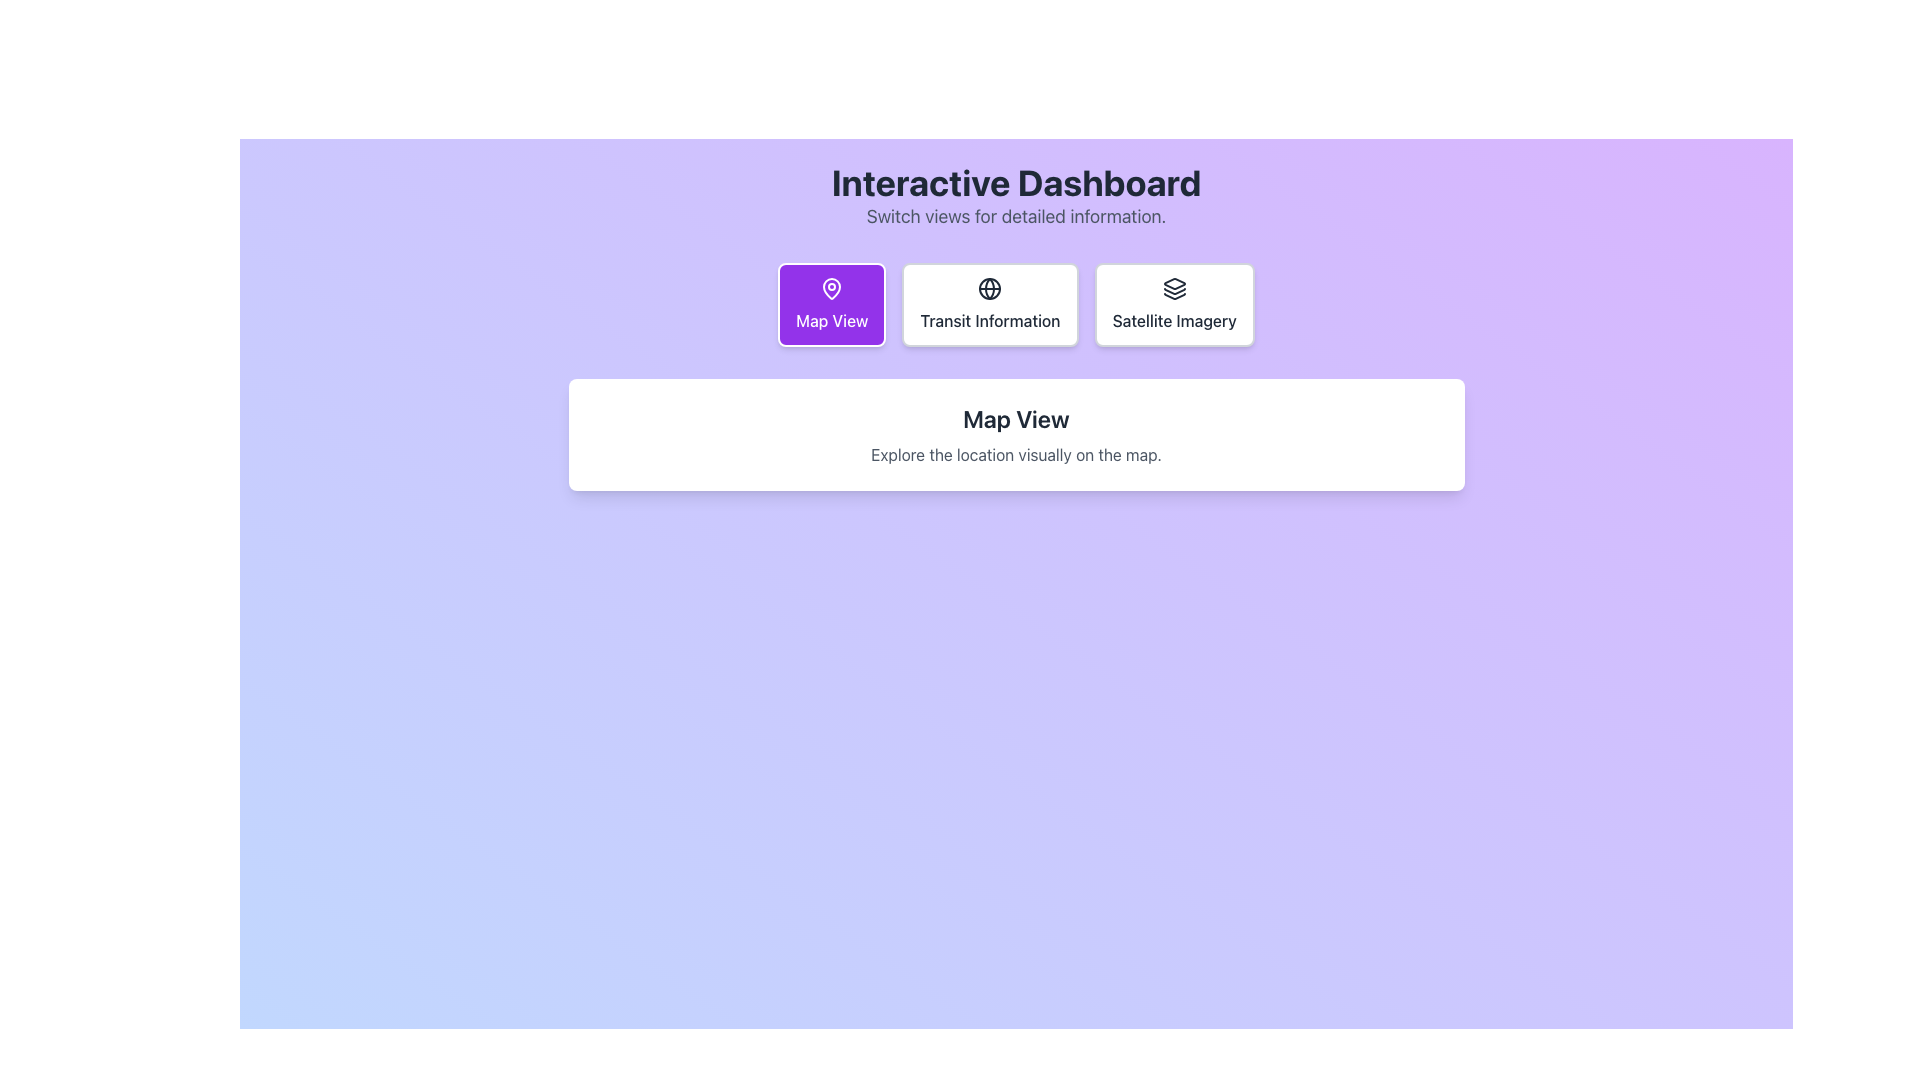 The height and width of the screenshot is (1080, 1920). Describe the element at coordinates (1016, 182) in the screenshot. I see `the 'Interactive Dashboard' header text element, which is styled in a large, bold font and positioned prominently at the upper center of the interface` at that location.